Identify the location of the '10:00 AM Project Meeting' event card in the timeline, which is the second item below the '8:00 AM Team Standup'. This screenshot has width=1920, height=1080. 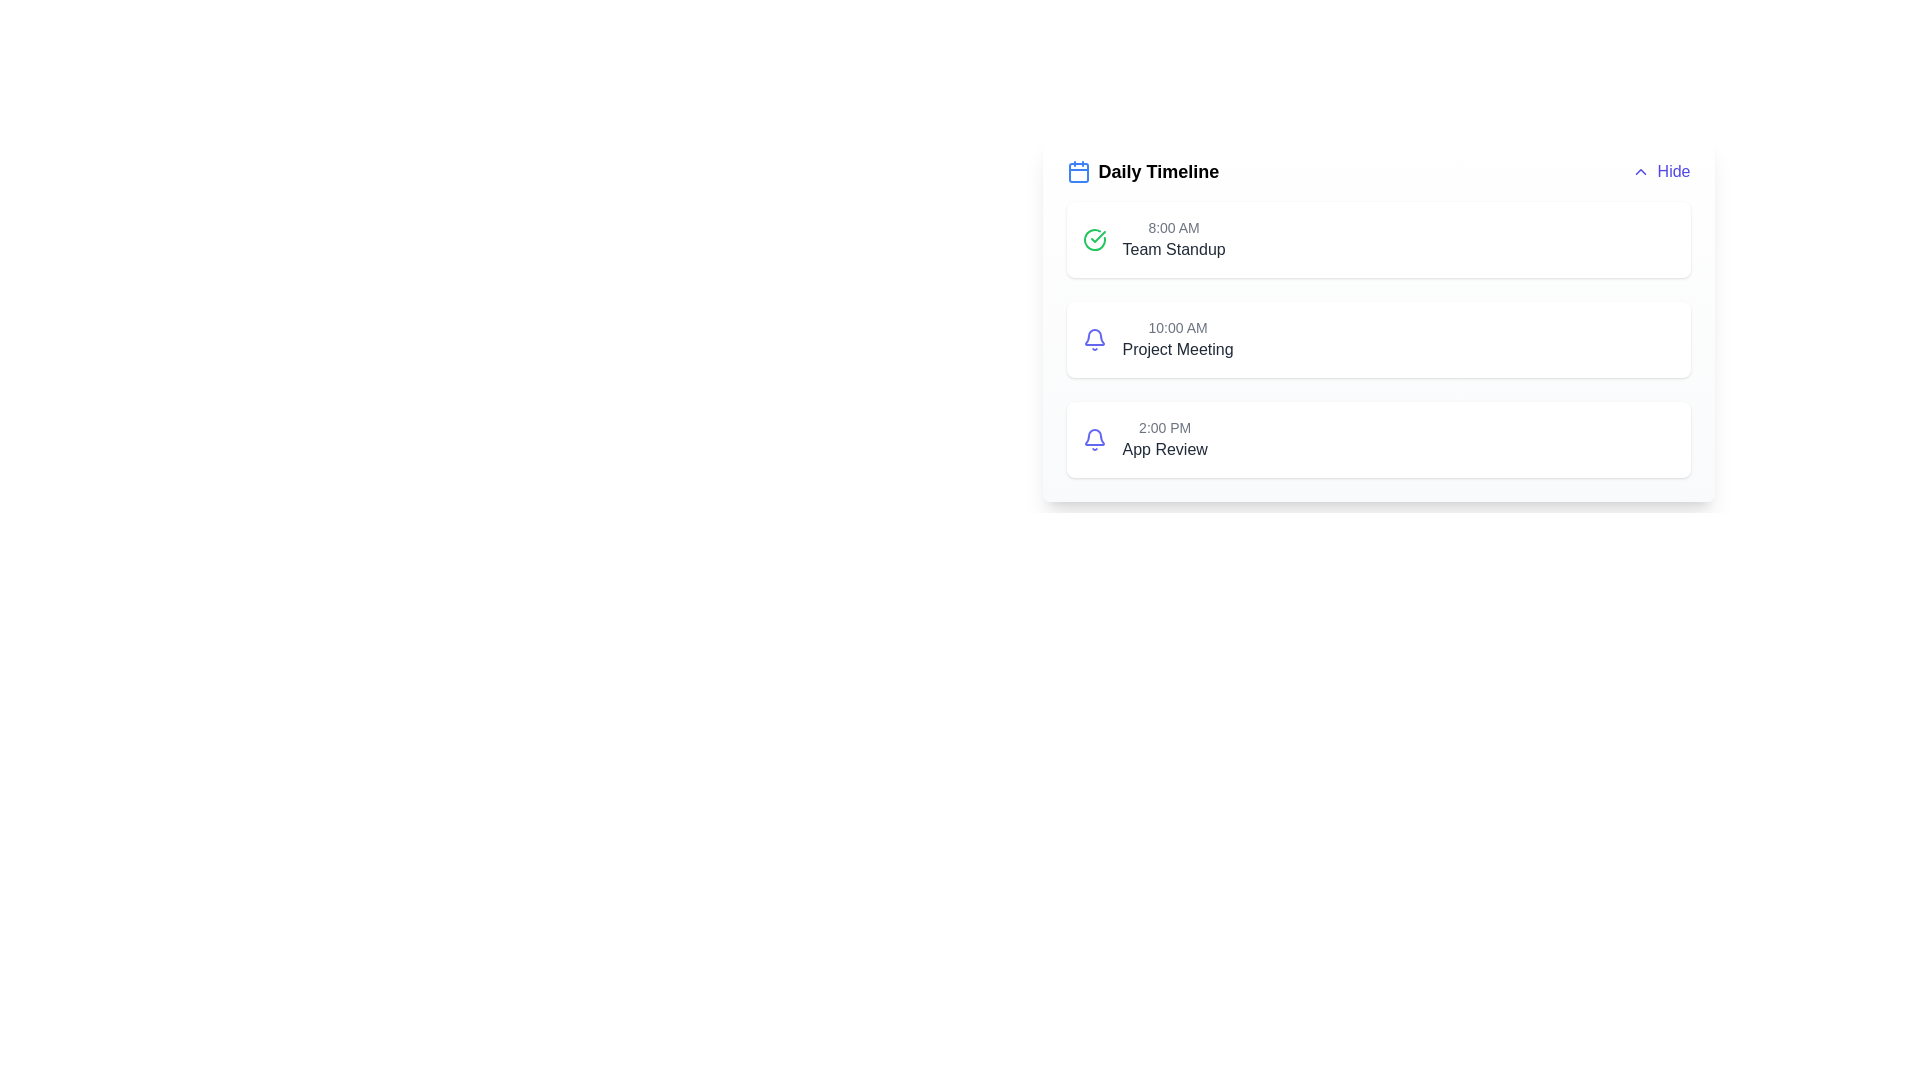
(1377, 311).